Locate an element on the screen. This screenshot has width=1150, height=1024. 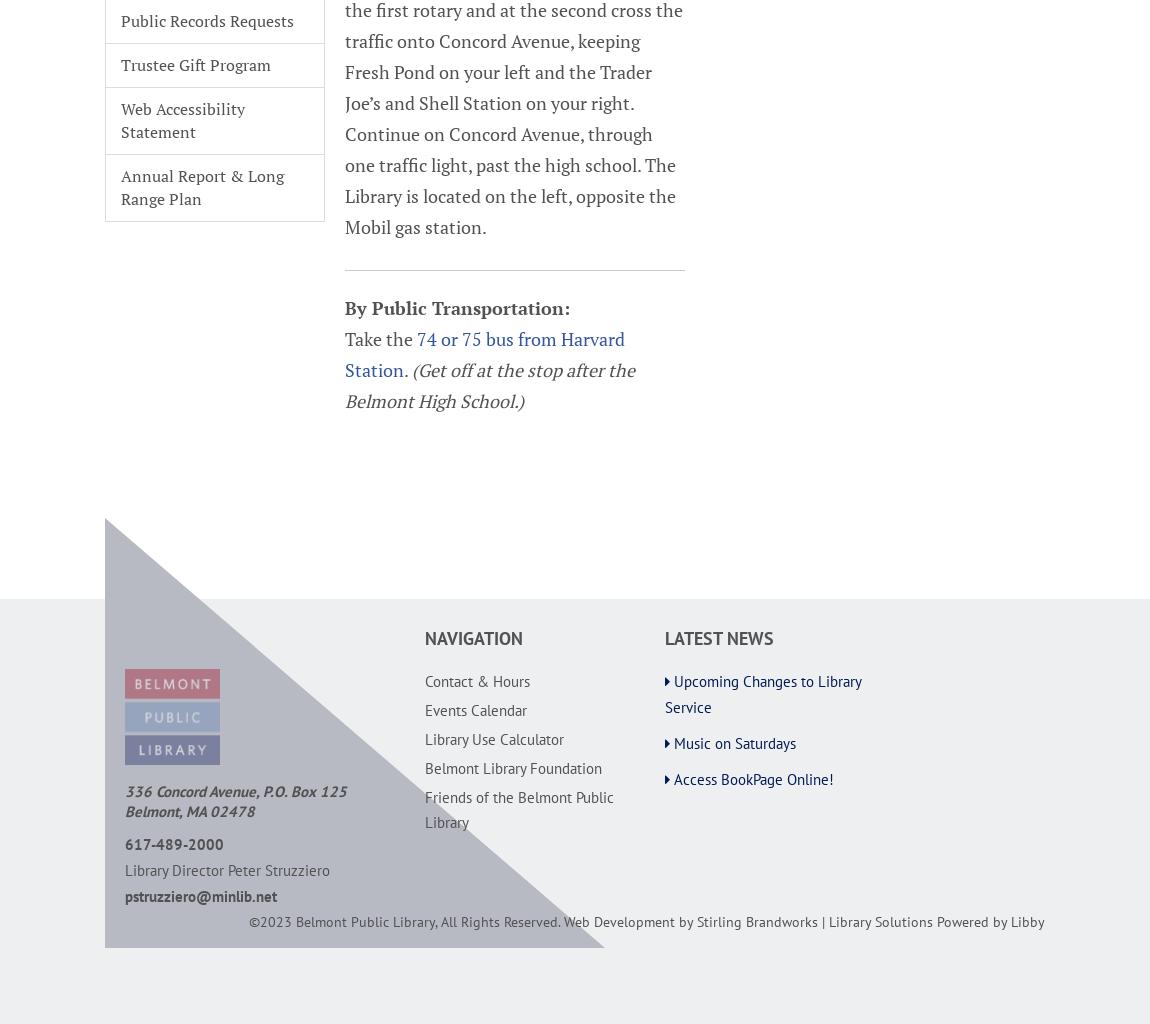
'617-489-2000' is located at coordinates (124, 843).